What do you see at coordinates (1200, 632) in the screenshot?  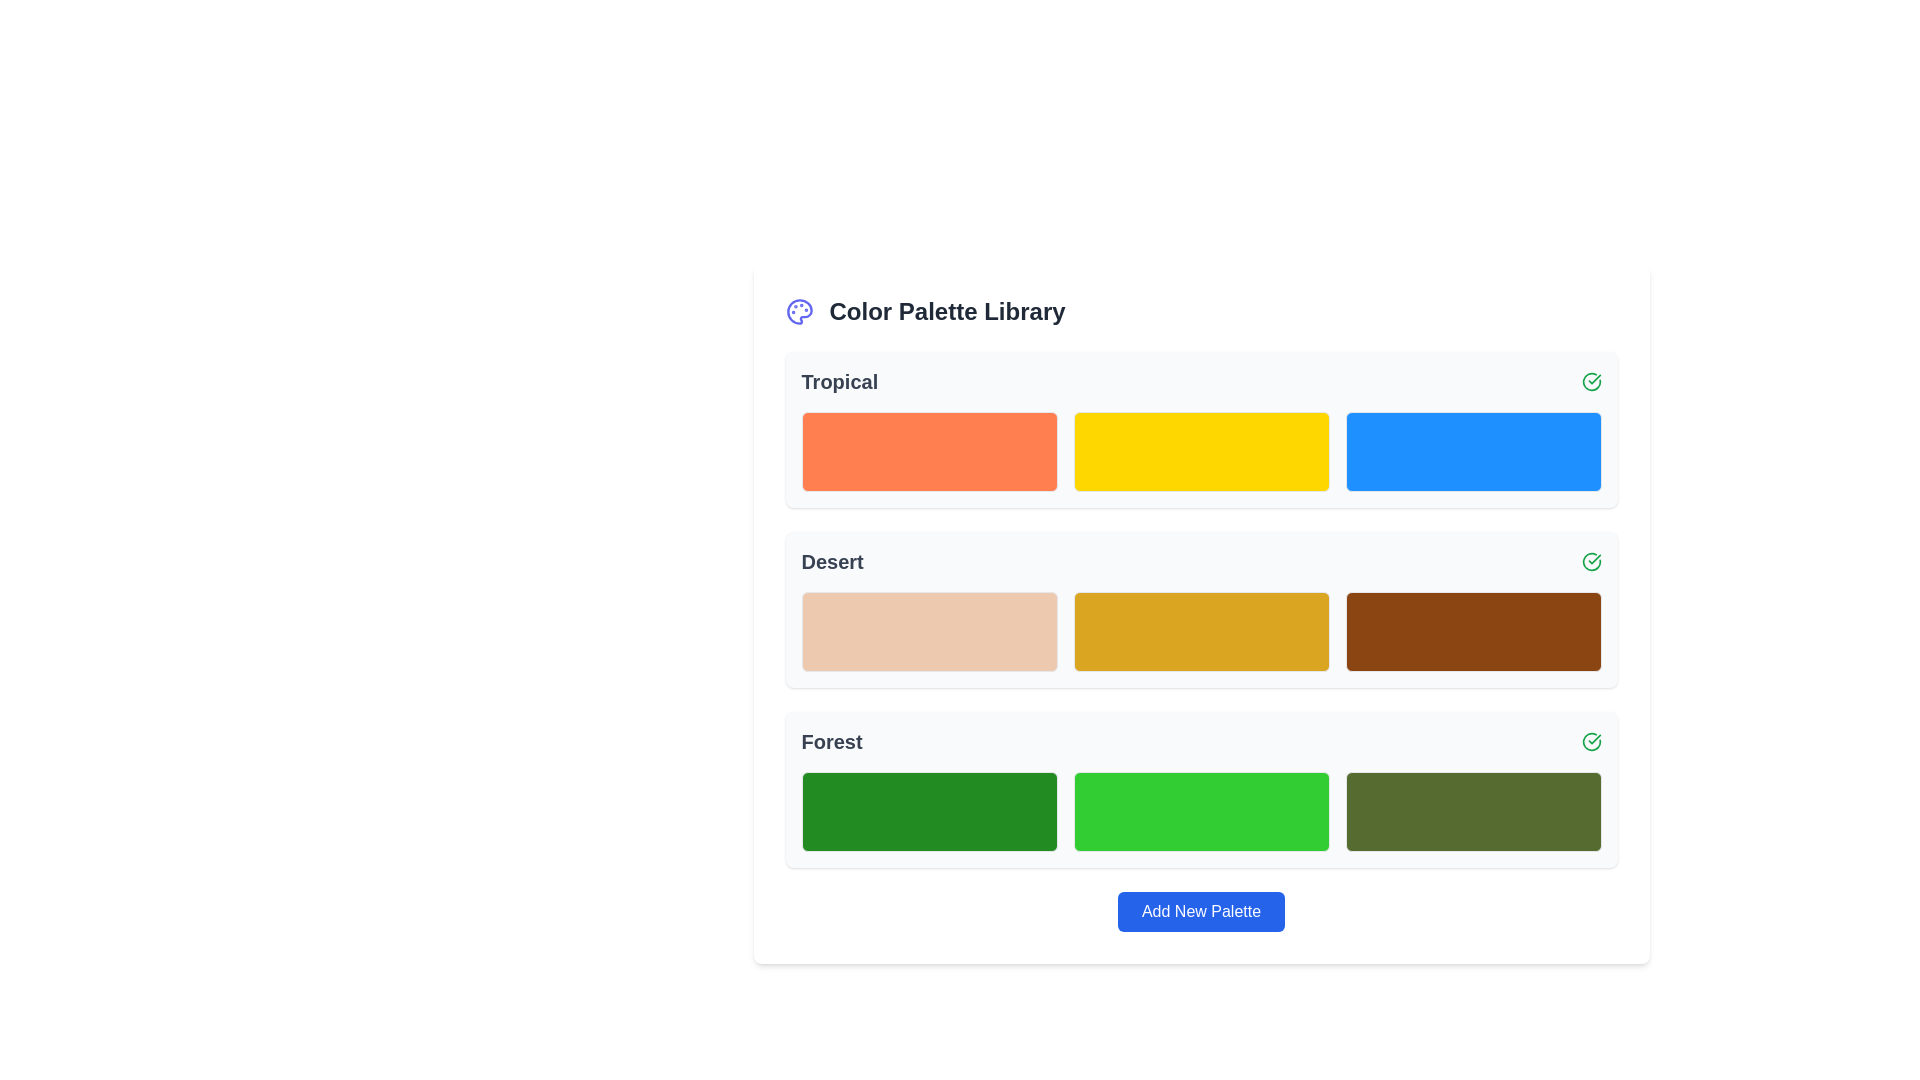 I see `the gold color swatch element labeled 'Desert'` at bounding box center [1200, 632].